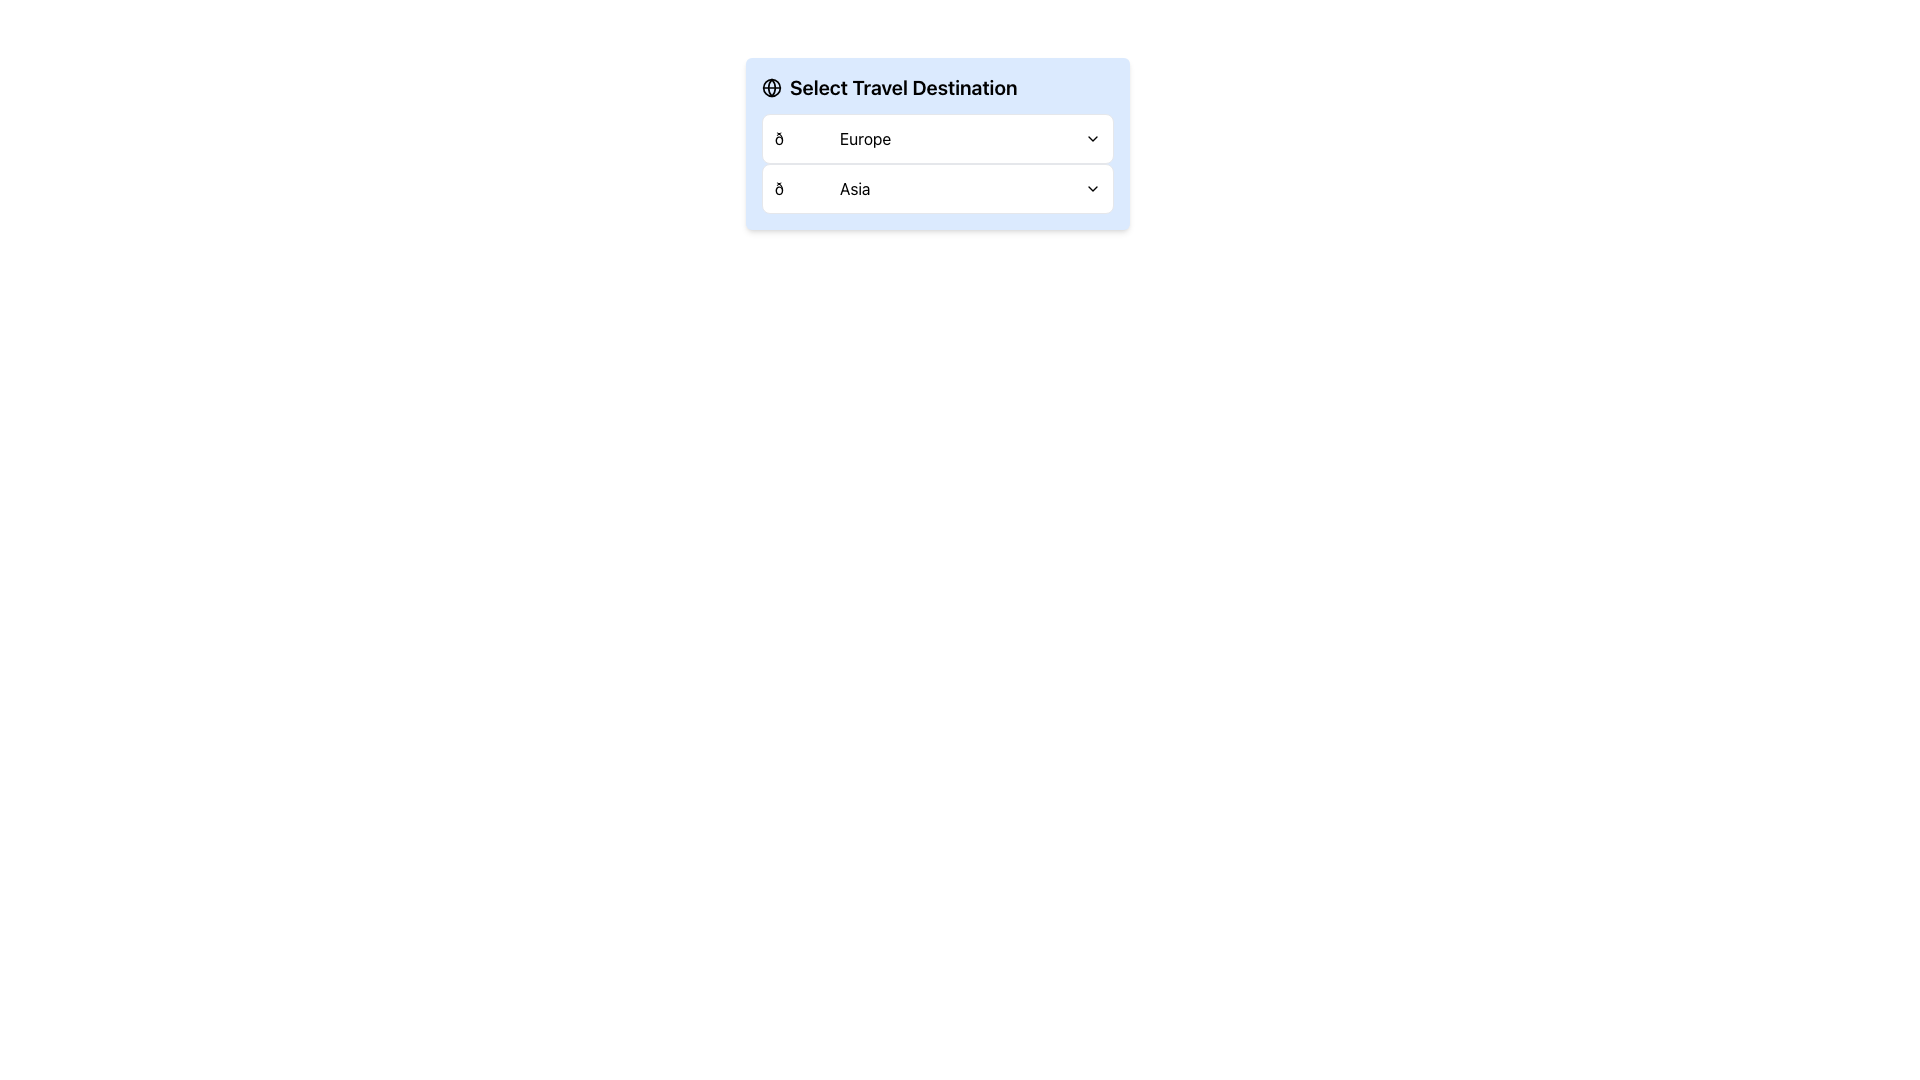 This screenshot has width=1920, height=1080. Describe the element at coordinates (1092, 189) in the screenshot. I see `the chevron-down icon located at the rightmost end of the 'Asia' row` at that location.